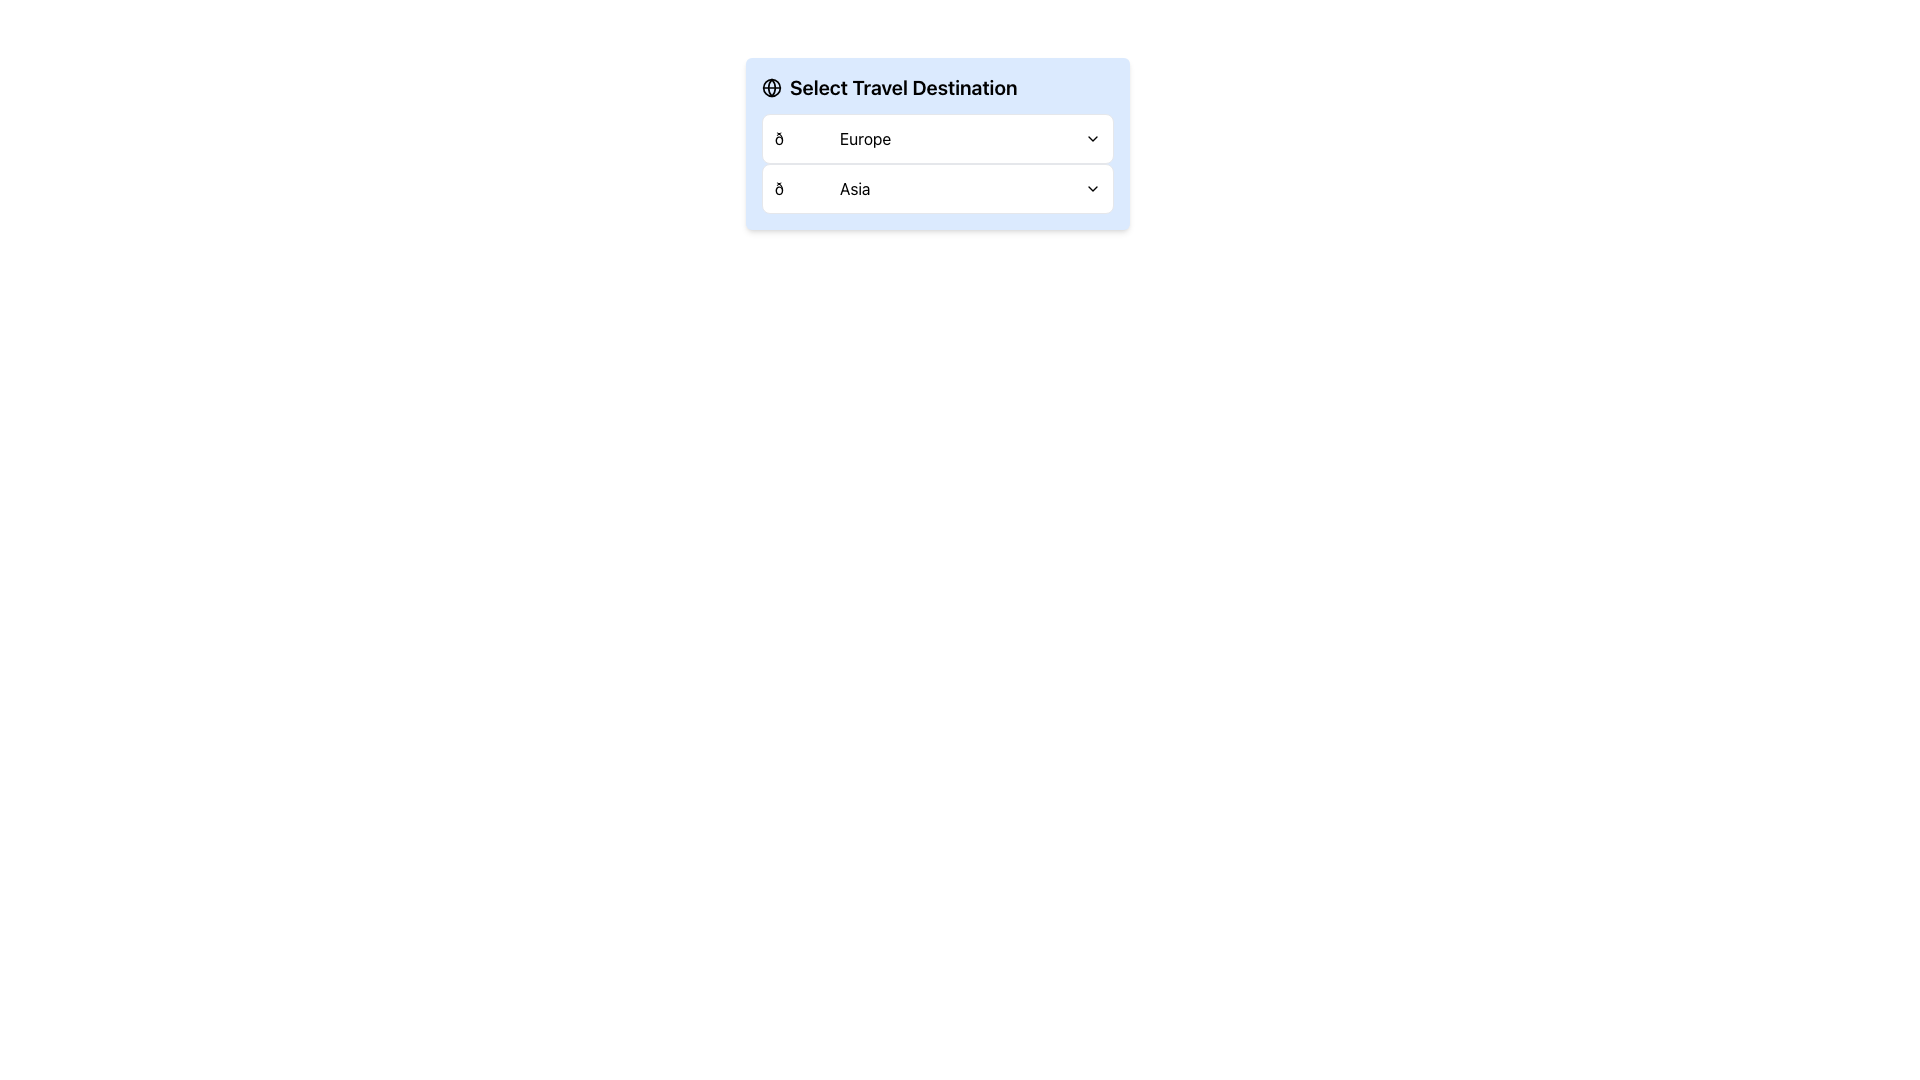 This screenshot has width=1920, height=1080. Describe the element at coordinates (1092, 189) in the screenshot. I see `the chevron-down icon located at the rightmost end of the 'Asia' row` at that location.